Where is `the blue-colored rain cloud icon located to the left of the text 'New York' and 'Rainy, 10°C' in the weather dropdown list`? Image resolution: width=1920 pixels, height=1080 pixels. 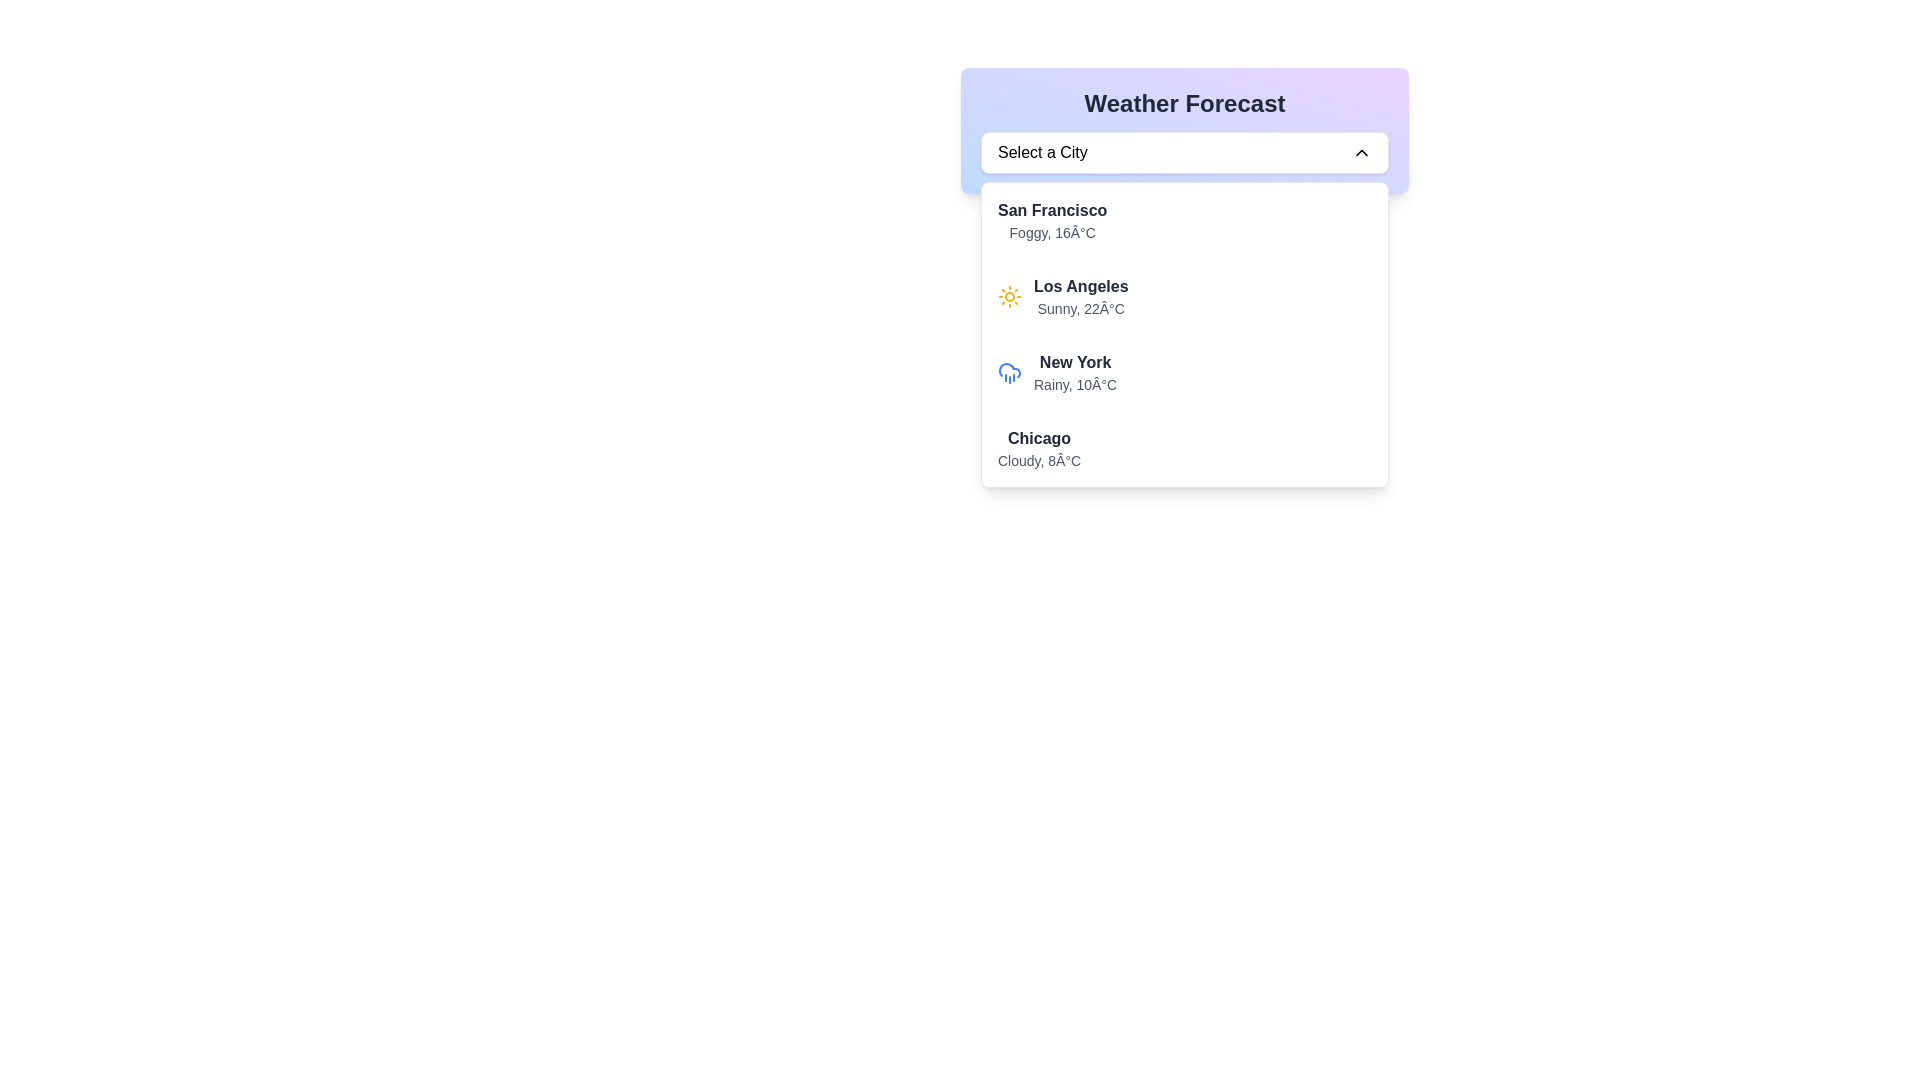
the blue-colored rain cloud icon located to the left of the text 'New York' and 'Rainy, 10°C' in the weather dropdown list is located at coordinates (1009, 373).